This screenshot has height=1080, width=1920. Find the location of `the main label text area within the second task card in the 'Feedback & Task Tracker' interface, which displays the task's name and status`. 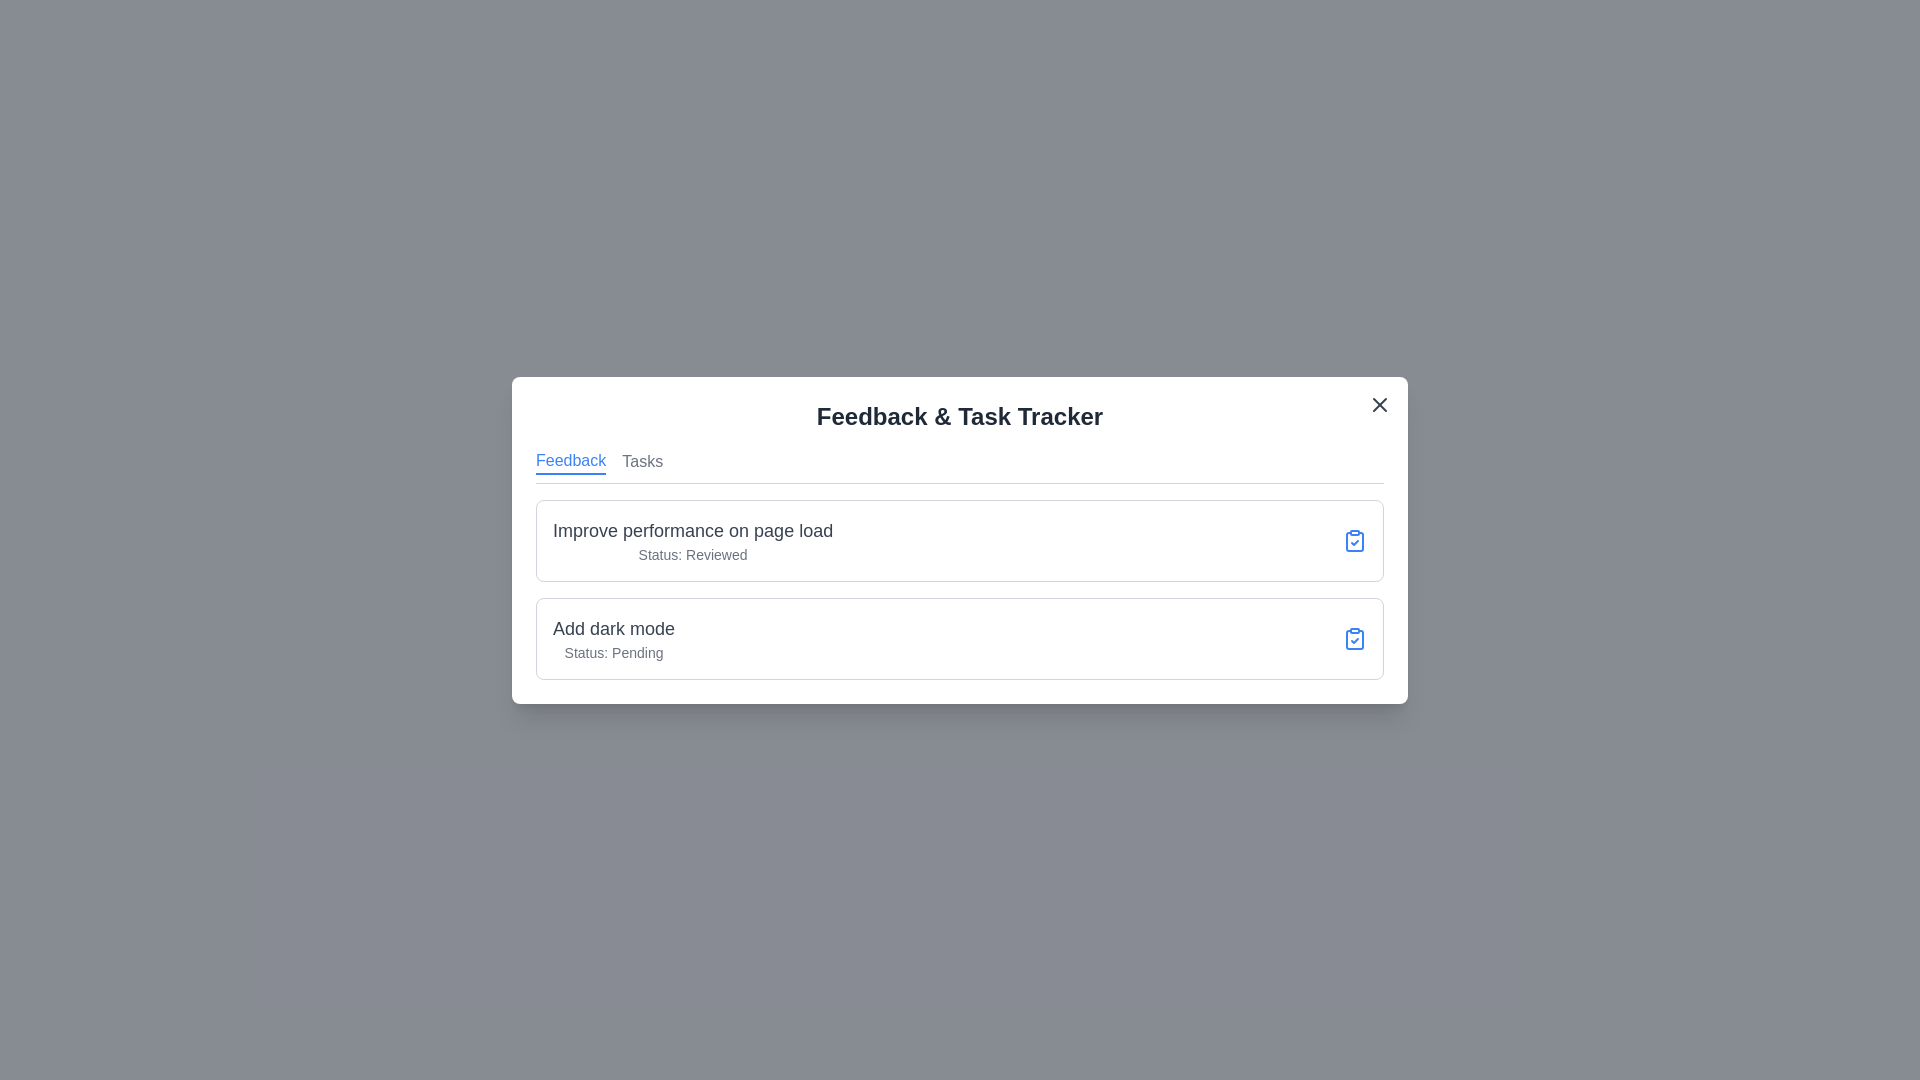

the main label text area within the second task card in the 'Feedback & Task Tracker' interface, which displays the task's name and status is located at coordinates (613, 638).